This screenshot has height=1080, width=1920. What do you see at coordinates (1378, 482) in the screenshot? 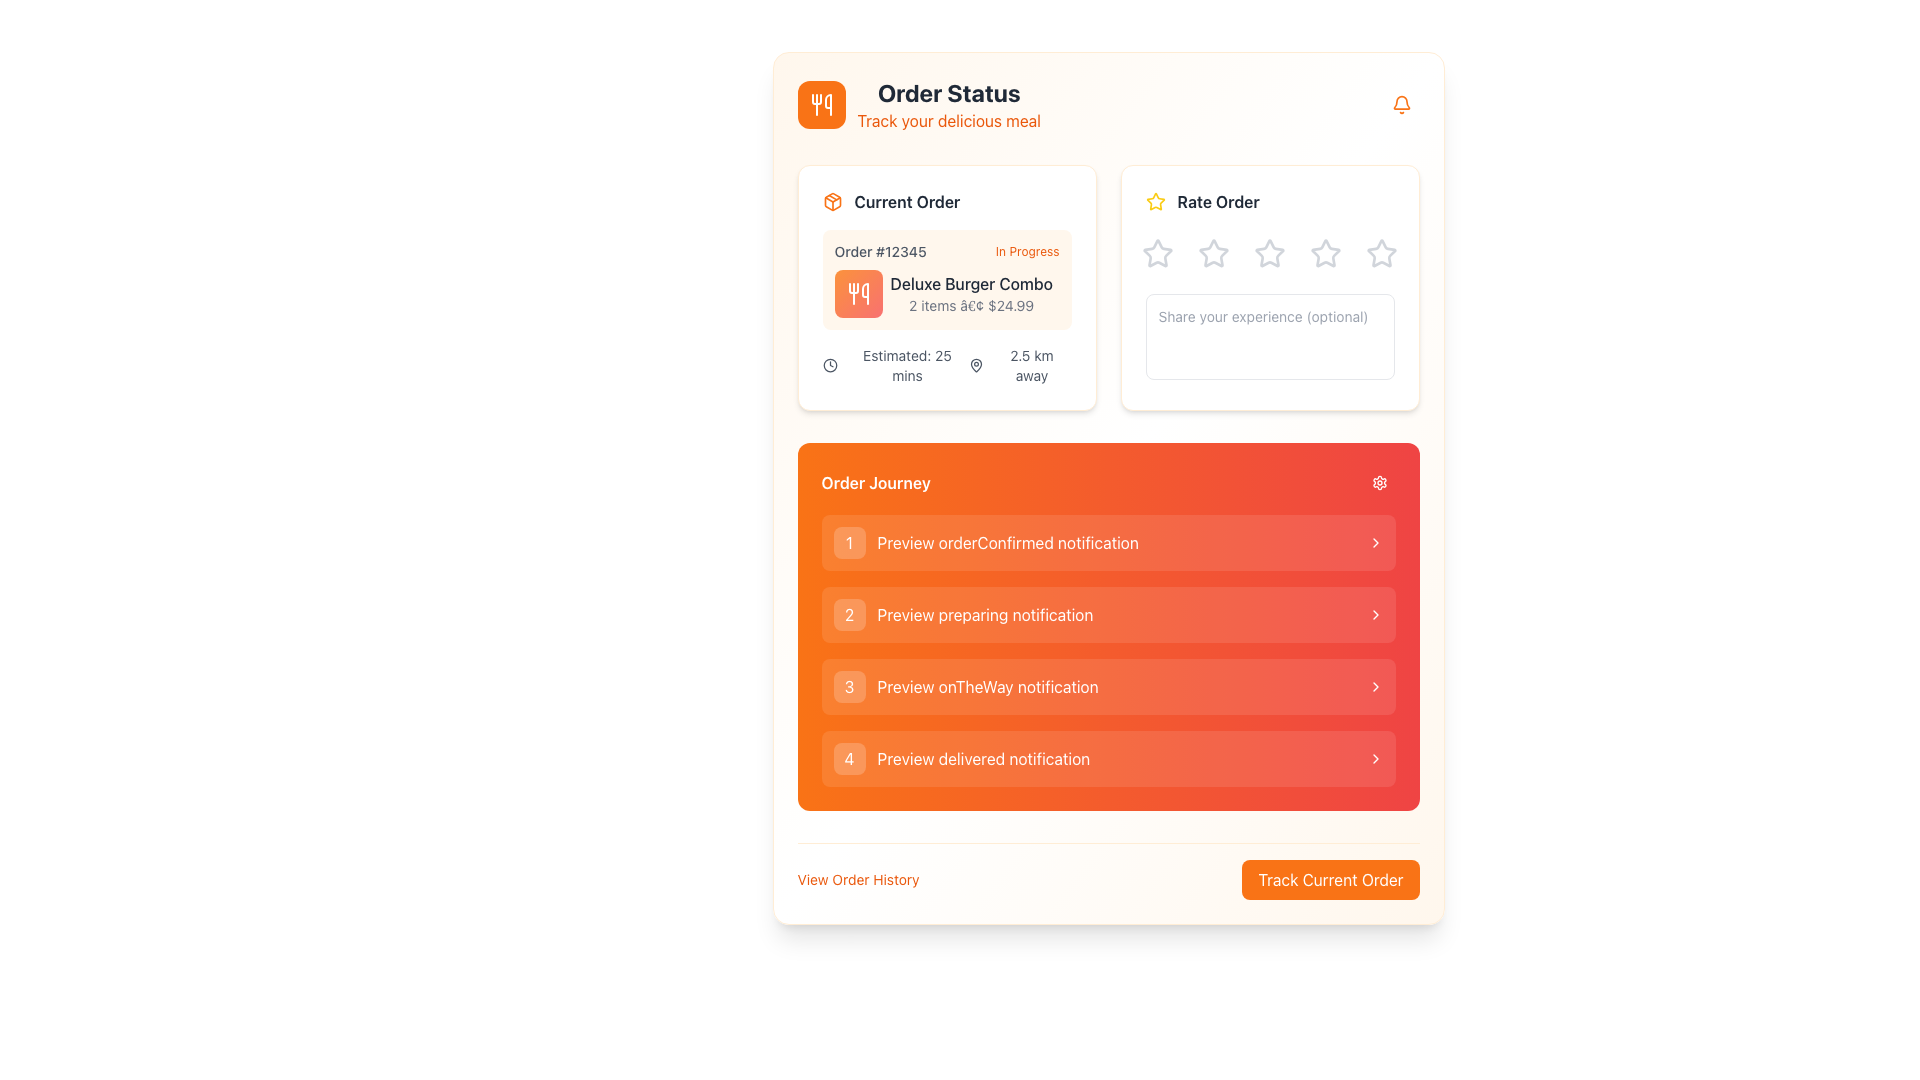
I see `the settings button located in the header labeled 'Order Journey' at the top edge of the orange-colored panel, aligned to the far right` at bounding box center [1378, 482].